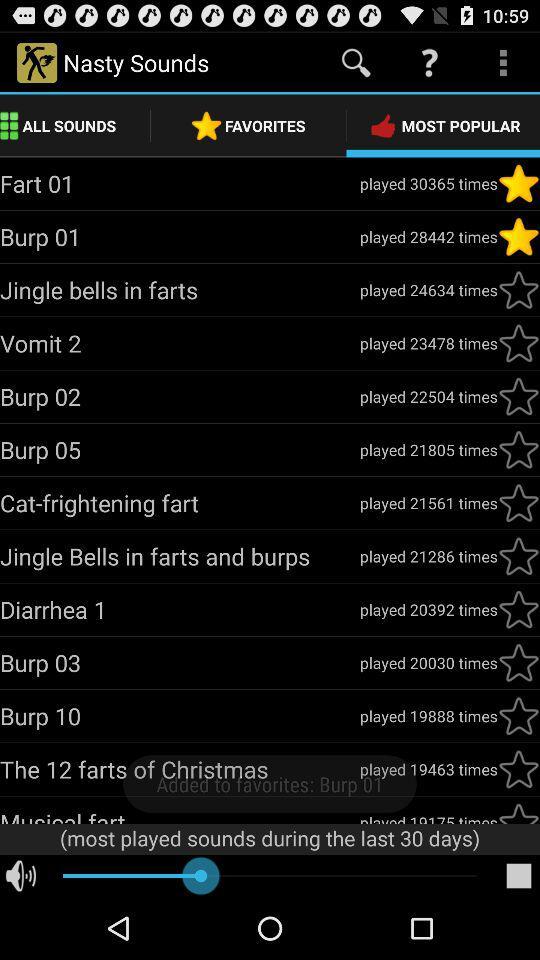 The width and height of the screenshot is (540, 960). What do you see at coordinates (427, 395) in the screenshot?
I see `the played 22504 times item` at bounding box center [427, 395].